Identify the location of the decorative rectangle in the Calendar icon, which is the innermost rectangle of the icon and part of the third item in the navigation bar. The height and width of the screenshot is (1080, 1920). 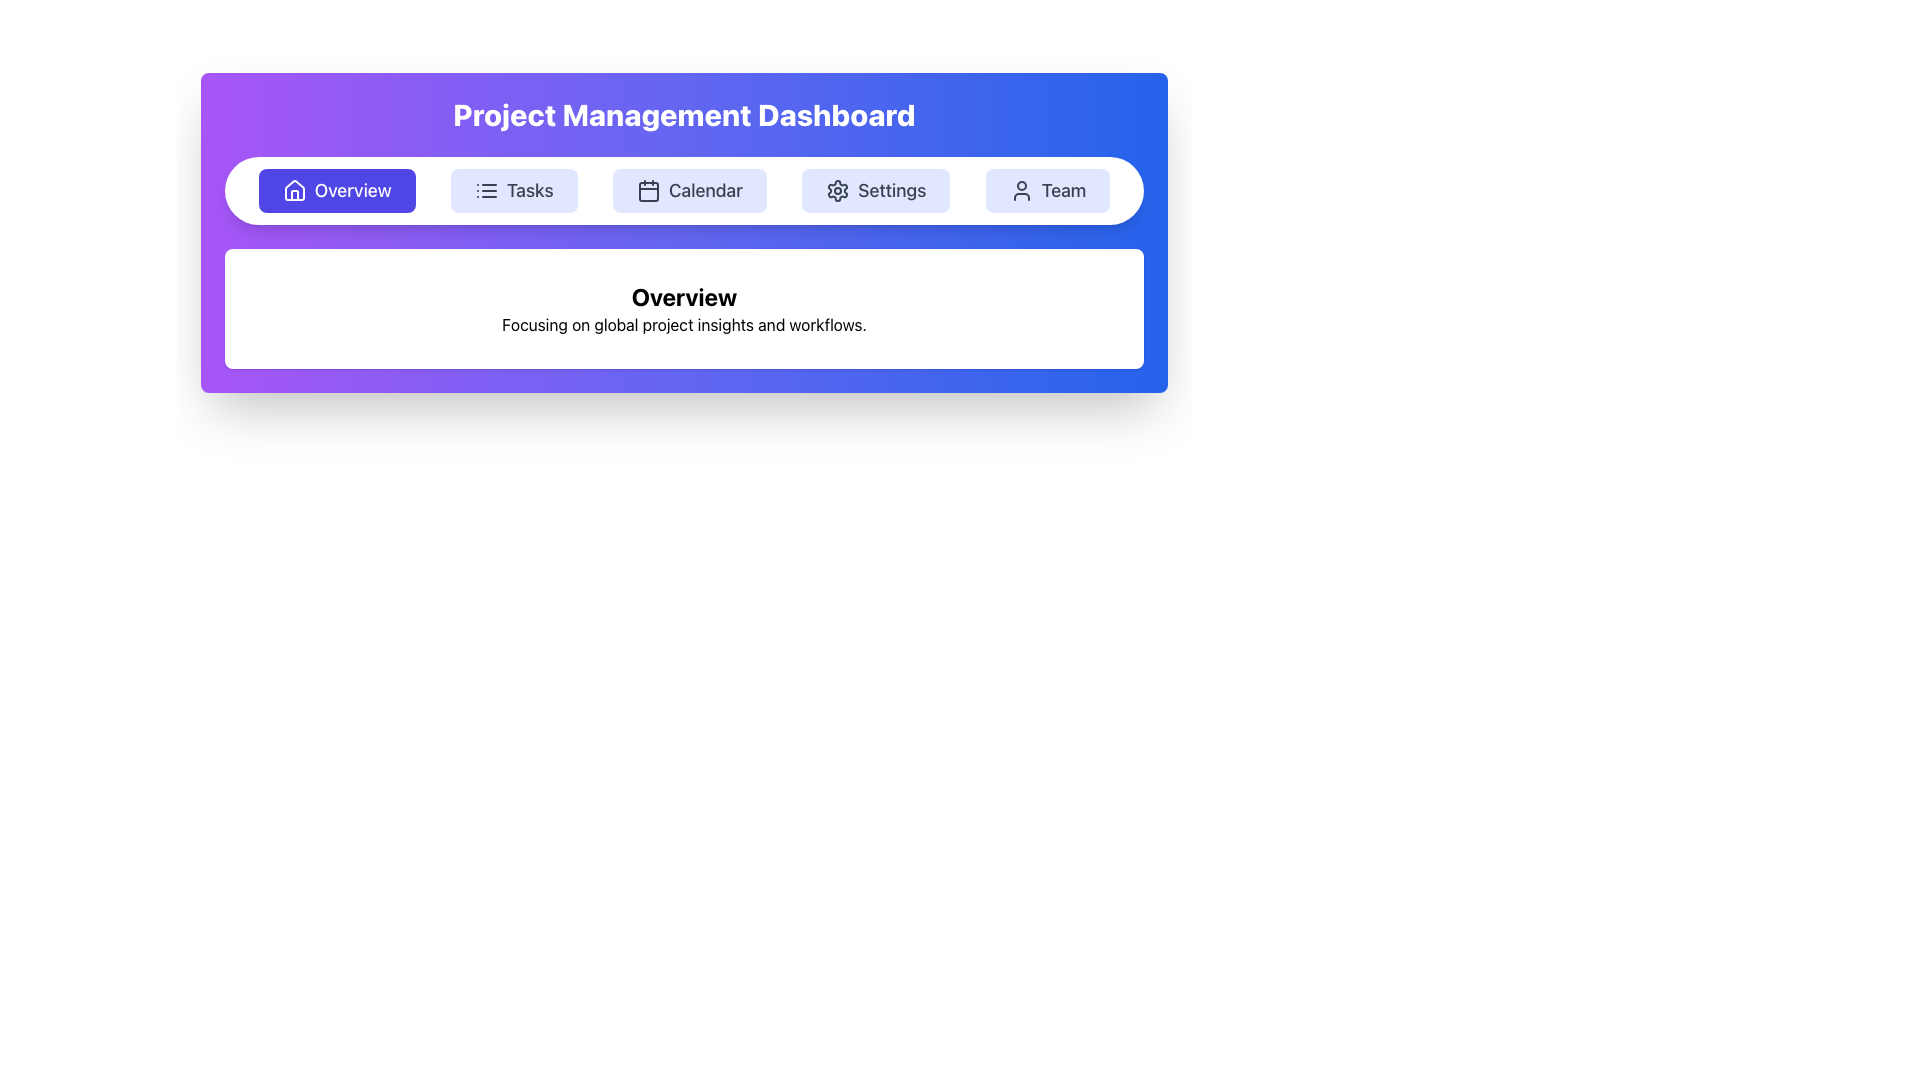
(648, 192).